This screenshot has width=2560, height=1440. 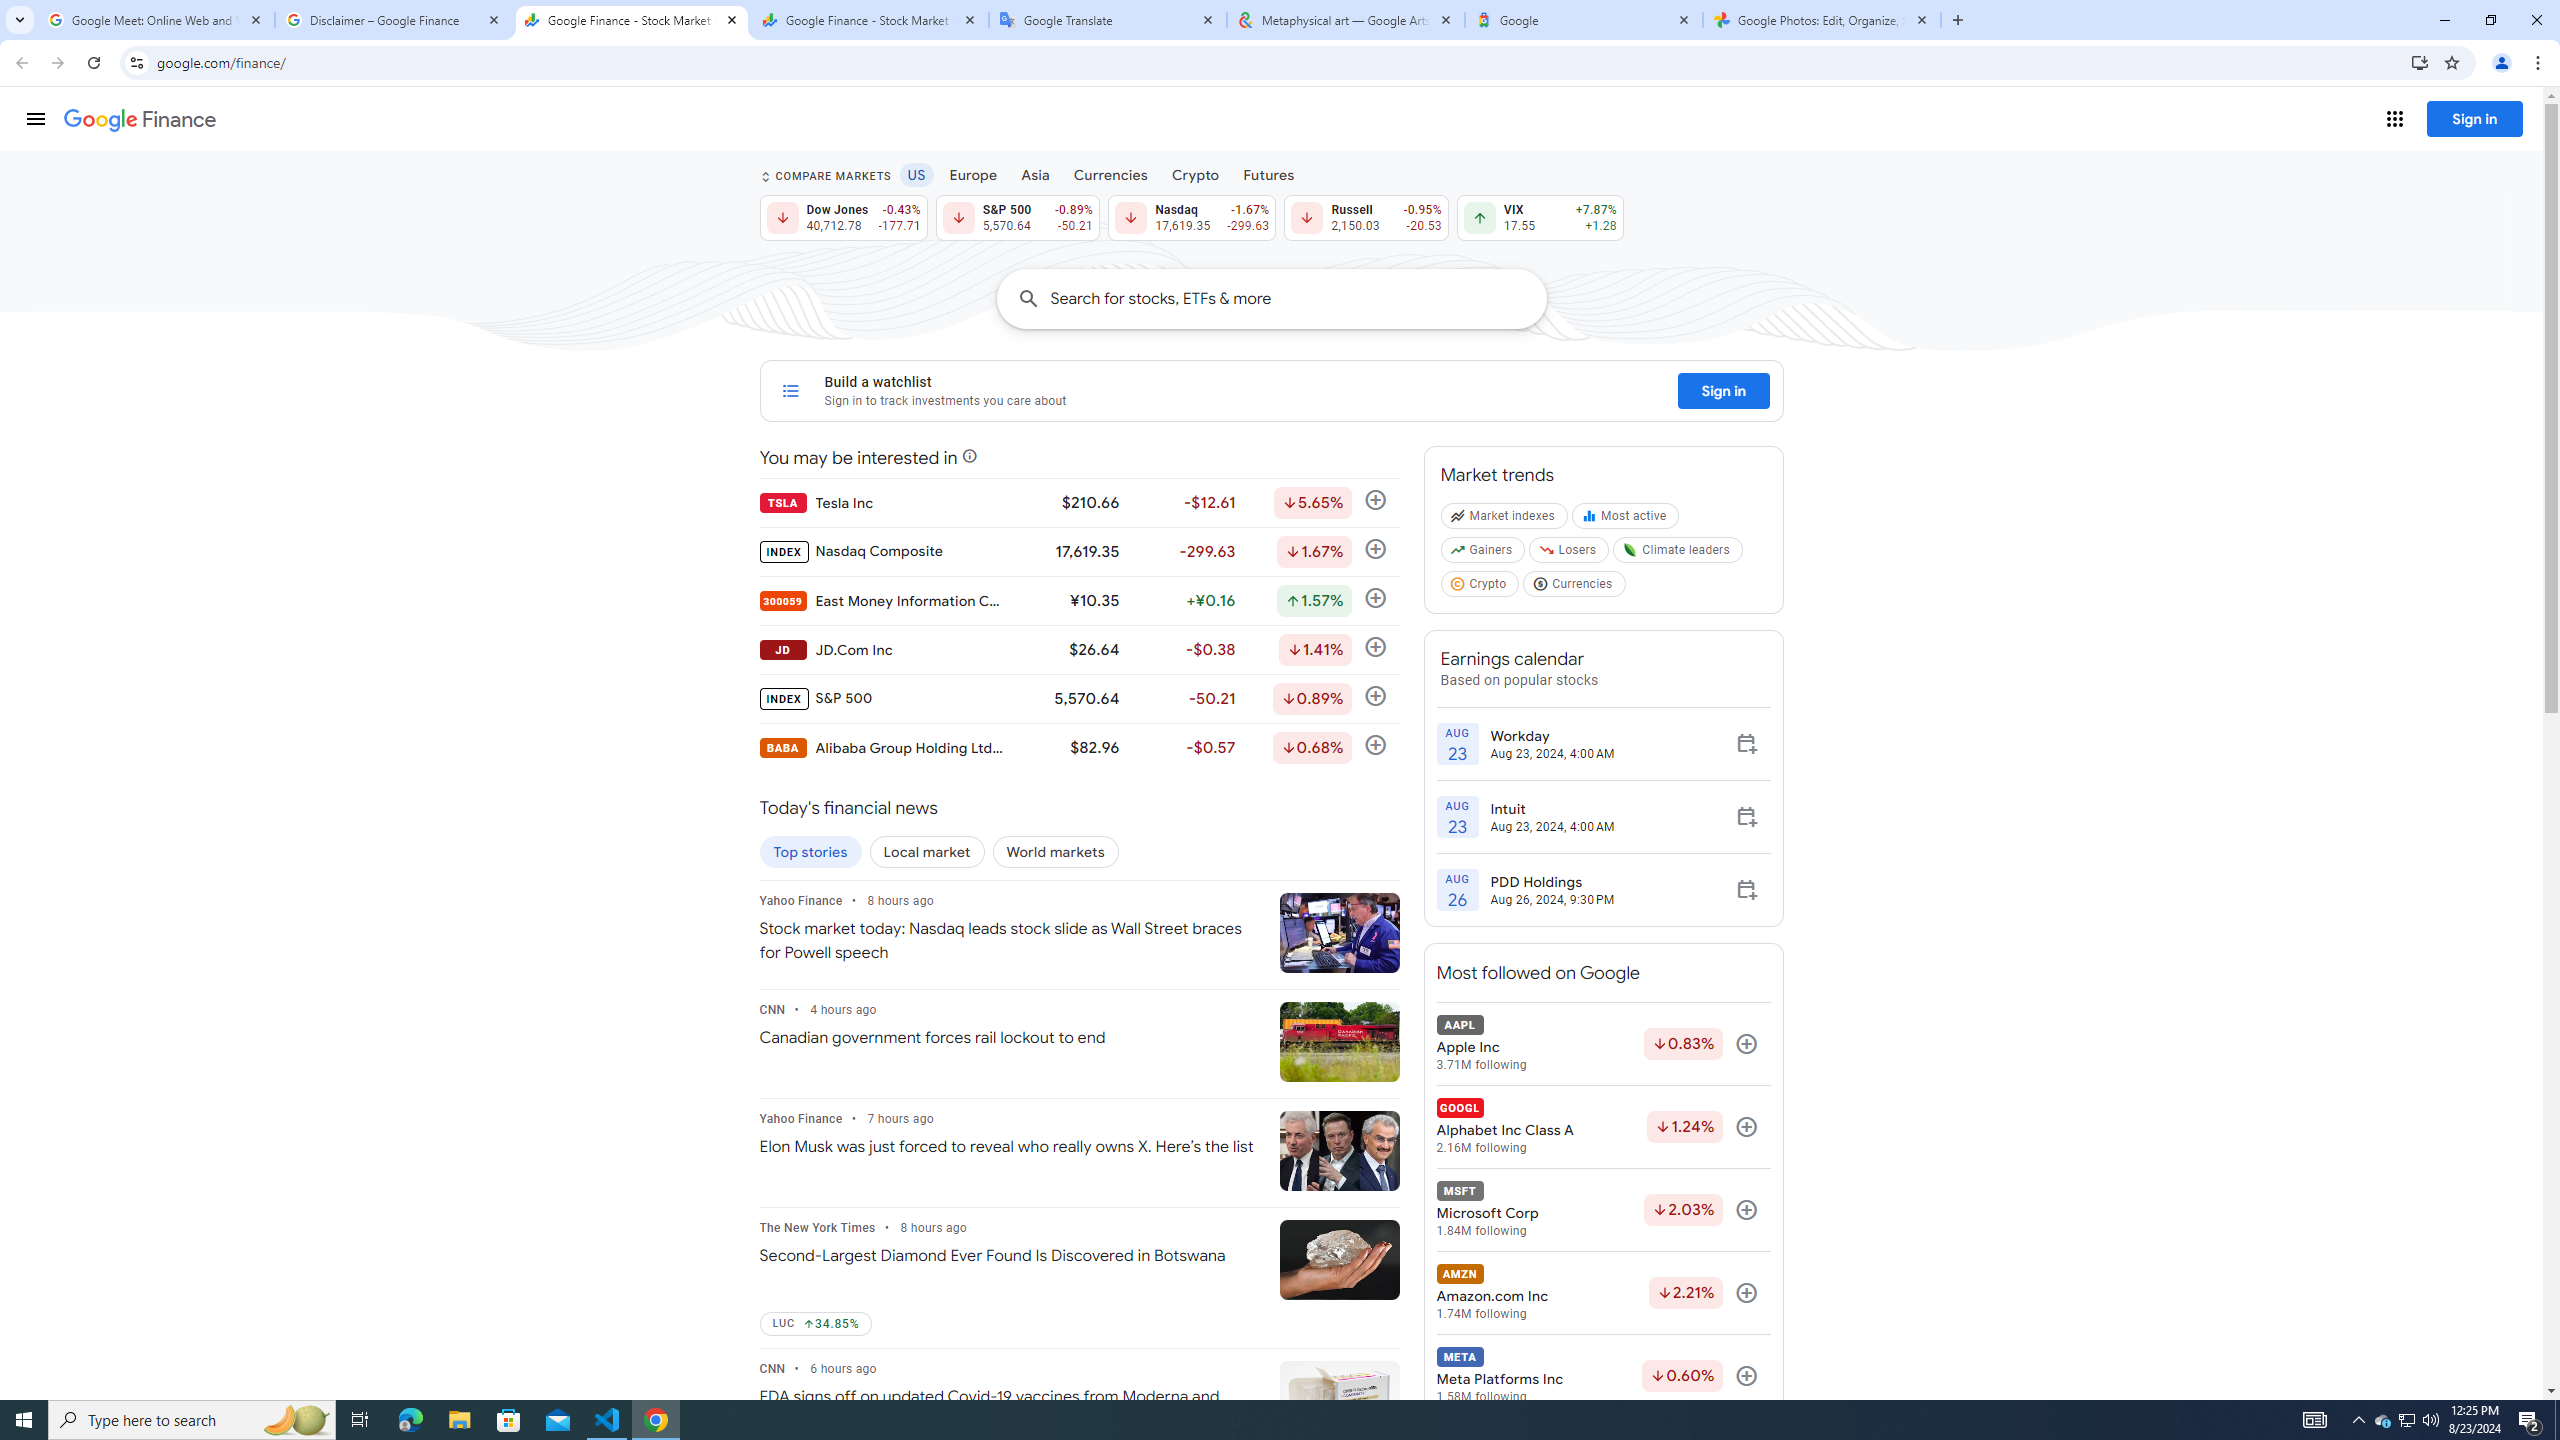 What do you see at coordinates (1108, 19) in the screenshot?
I see `'Google Translate'` at bounding box center [1108, 19].